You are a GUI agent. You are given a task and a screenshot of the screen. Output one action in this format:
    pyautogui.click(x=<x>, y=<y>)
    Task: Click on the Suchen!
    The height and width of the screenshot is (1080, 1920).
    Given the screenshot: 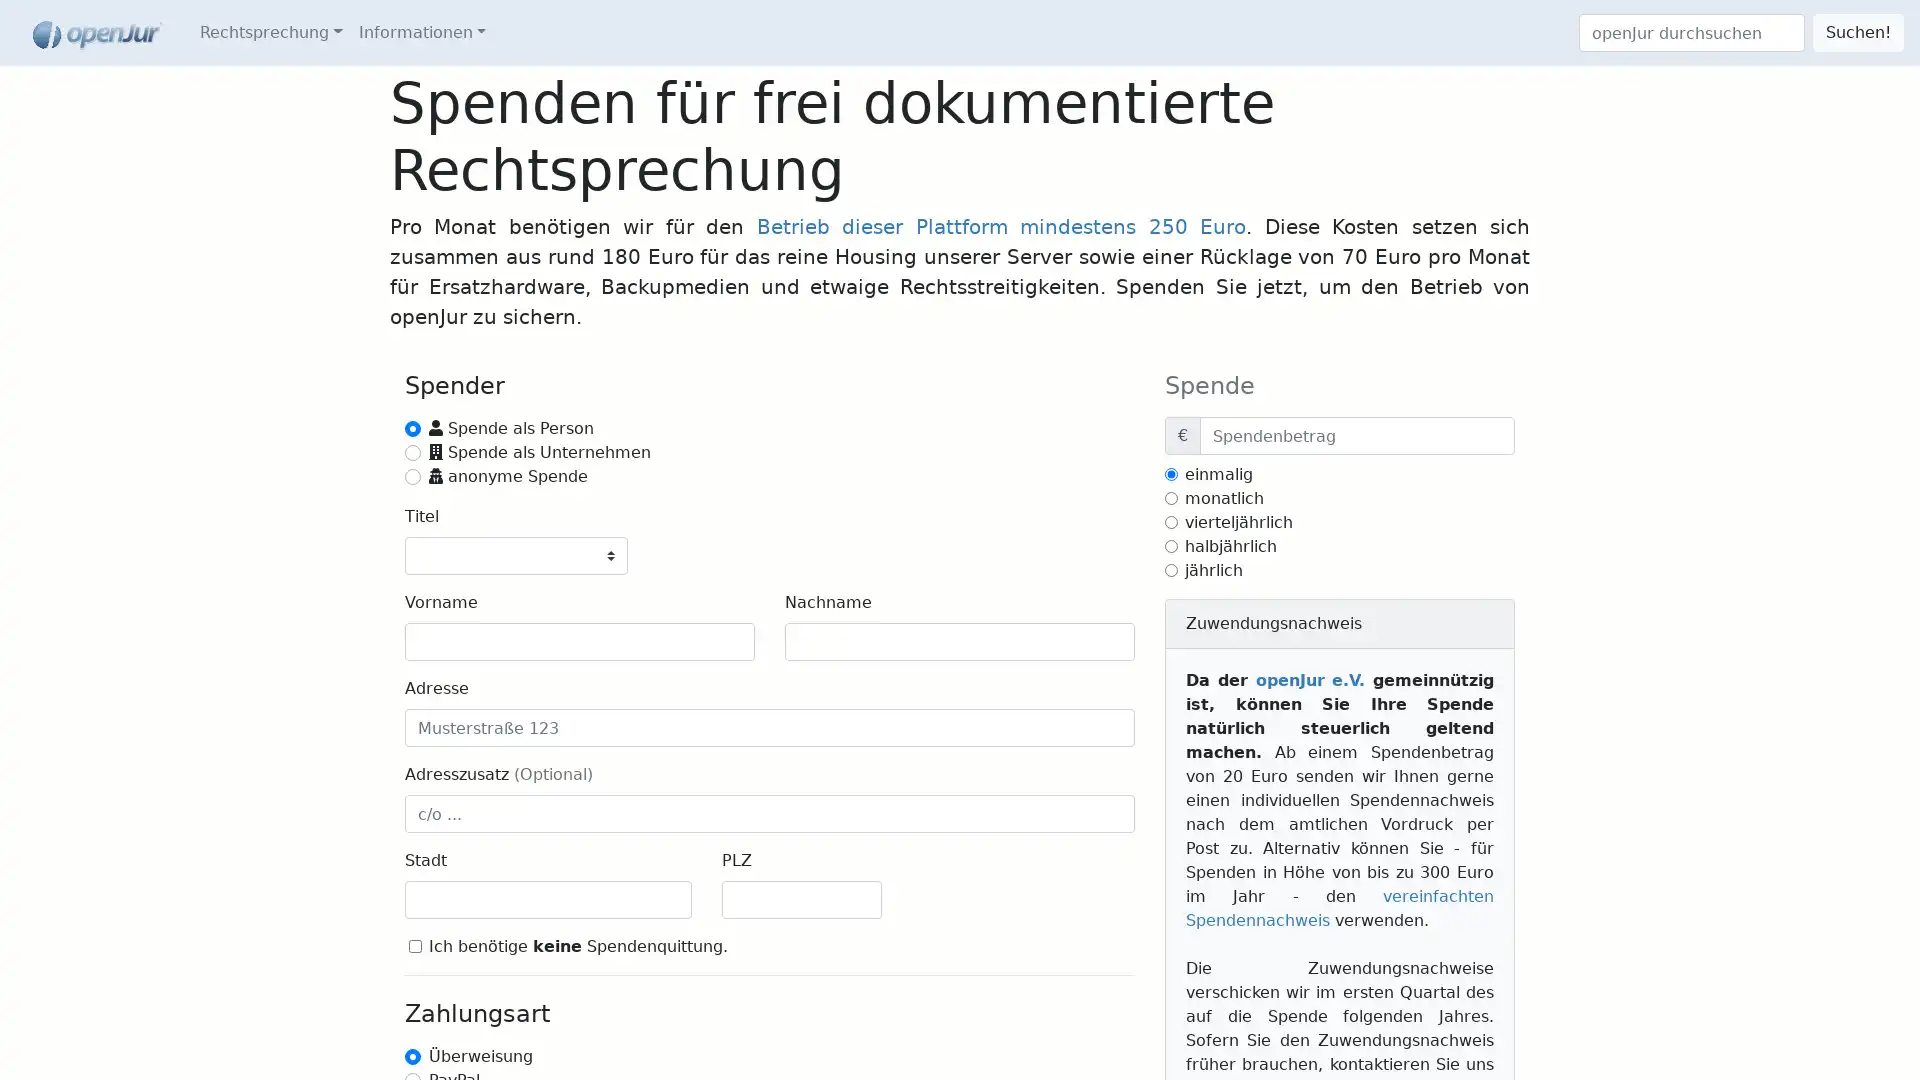 What is the action you would take?
    pyautogui.click(x=1857, y=33)
    